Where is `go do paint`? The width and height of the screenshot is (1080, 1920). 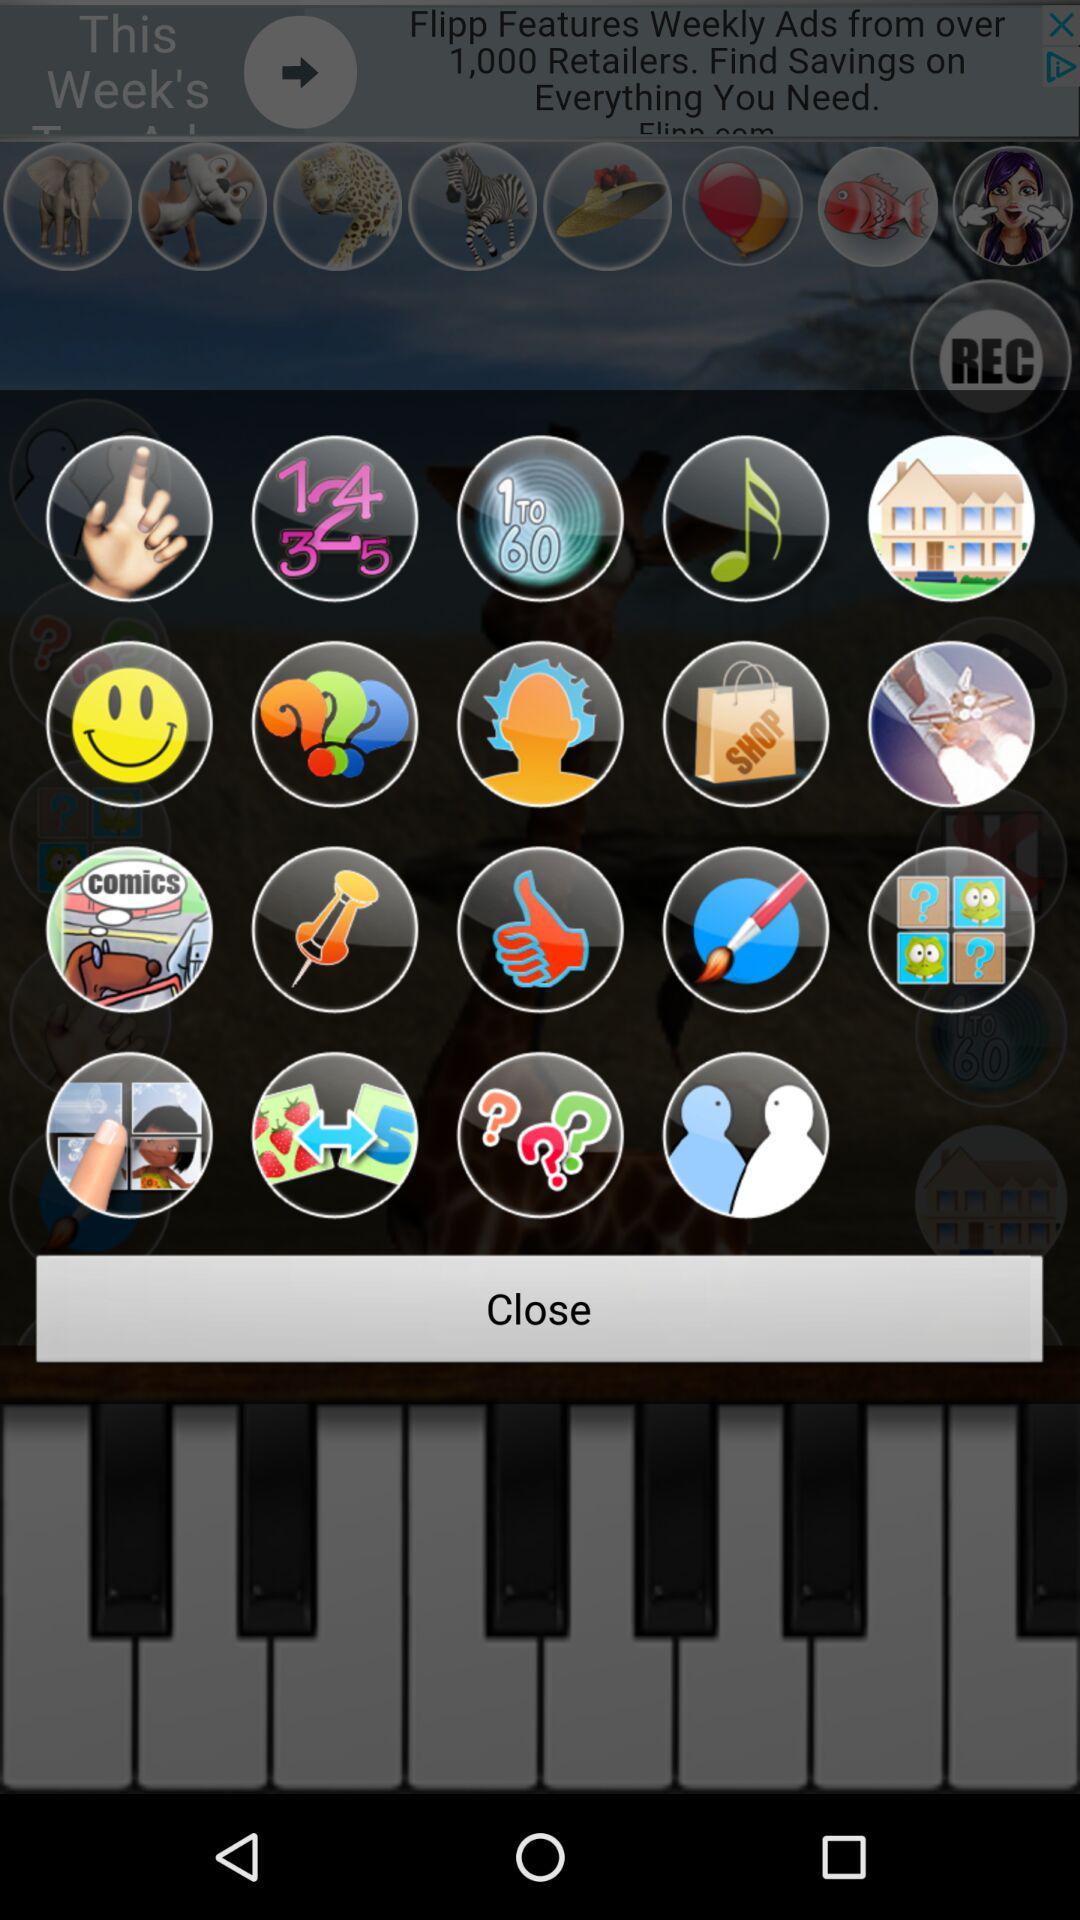
go do paint is located at coordinates (745, 929).